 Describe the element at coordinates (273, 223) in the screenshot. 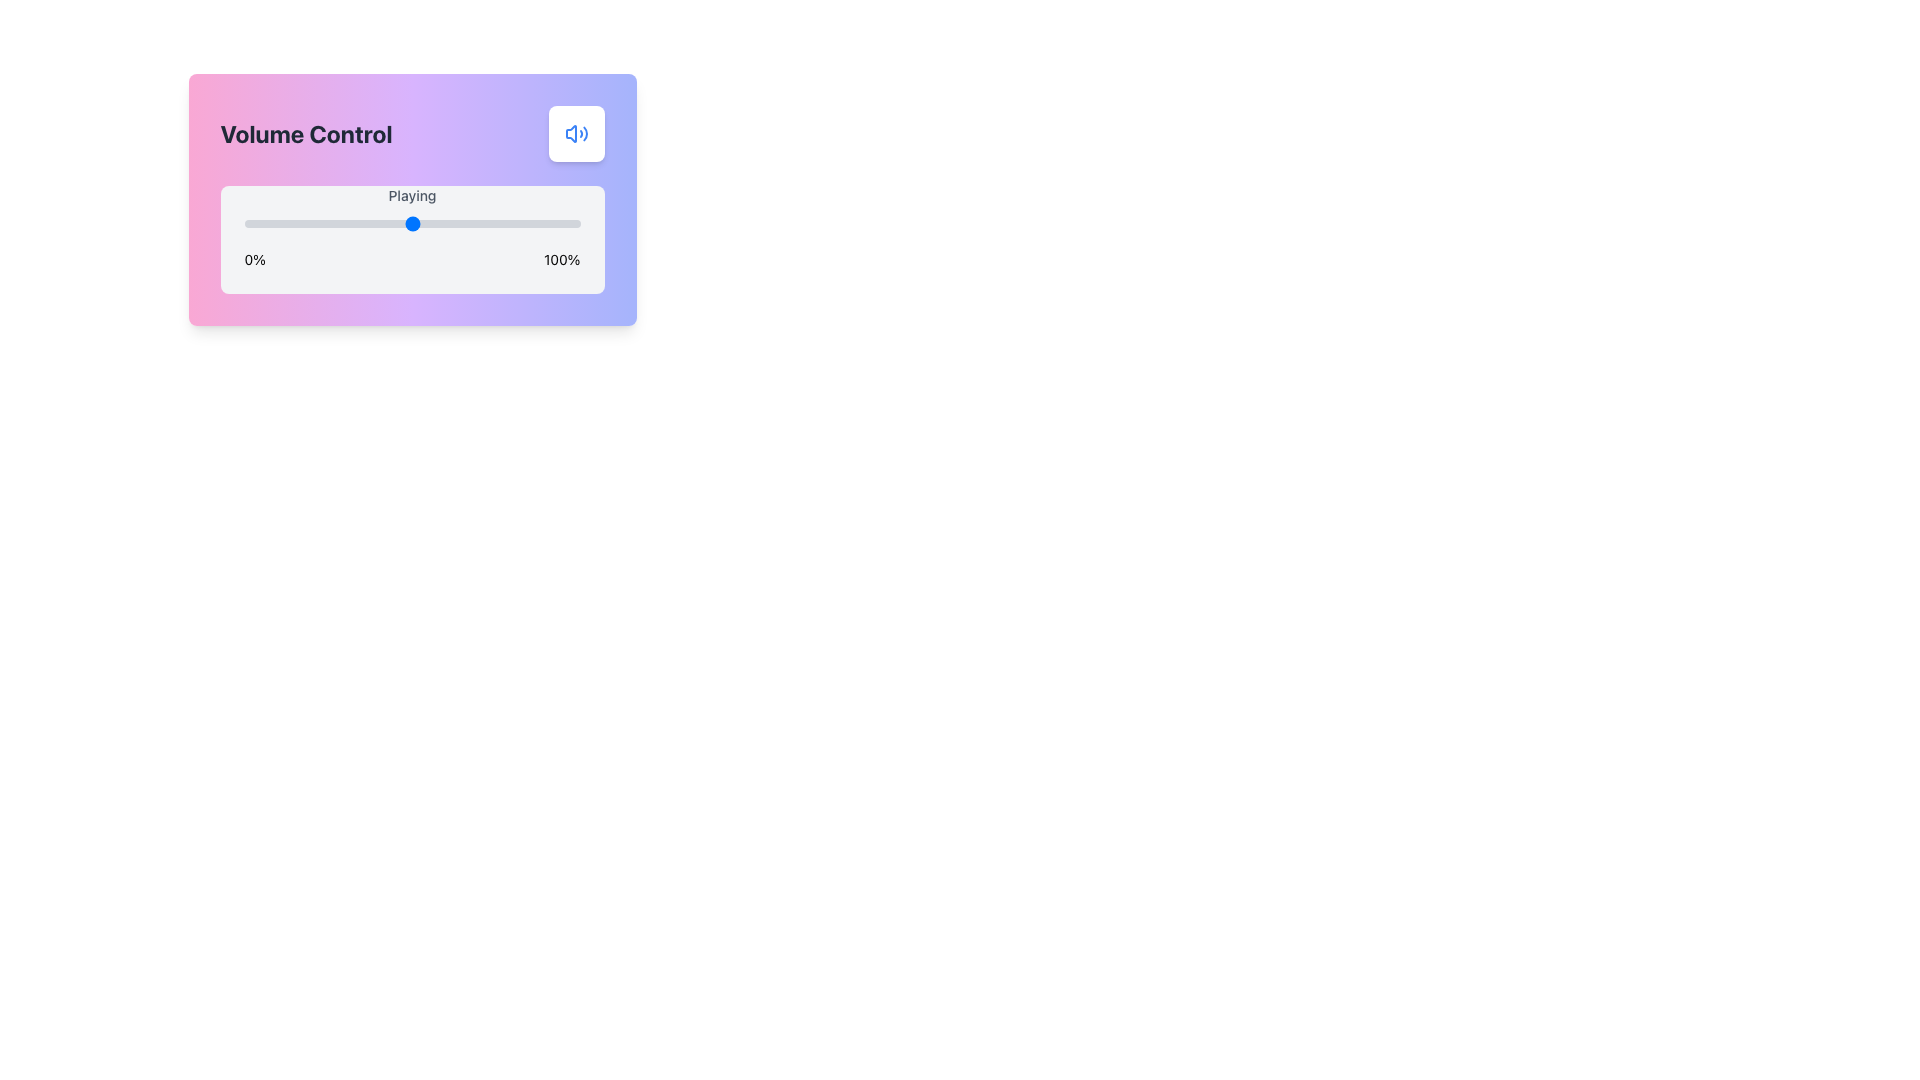

I see `the playback position` at that location.